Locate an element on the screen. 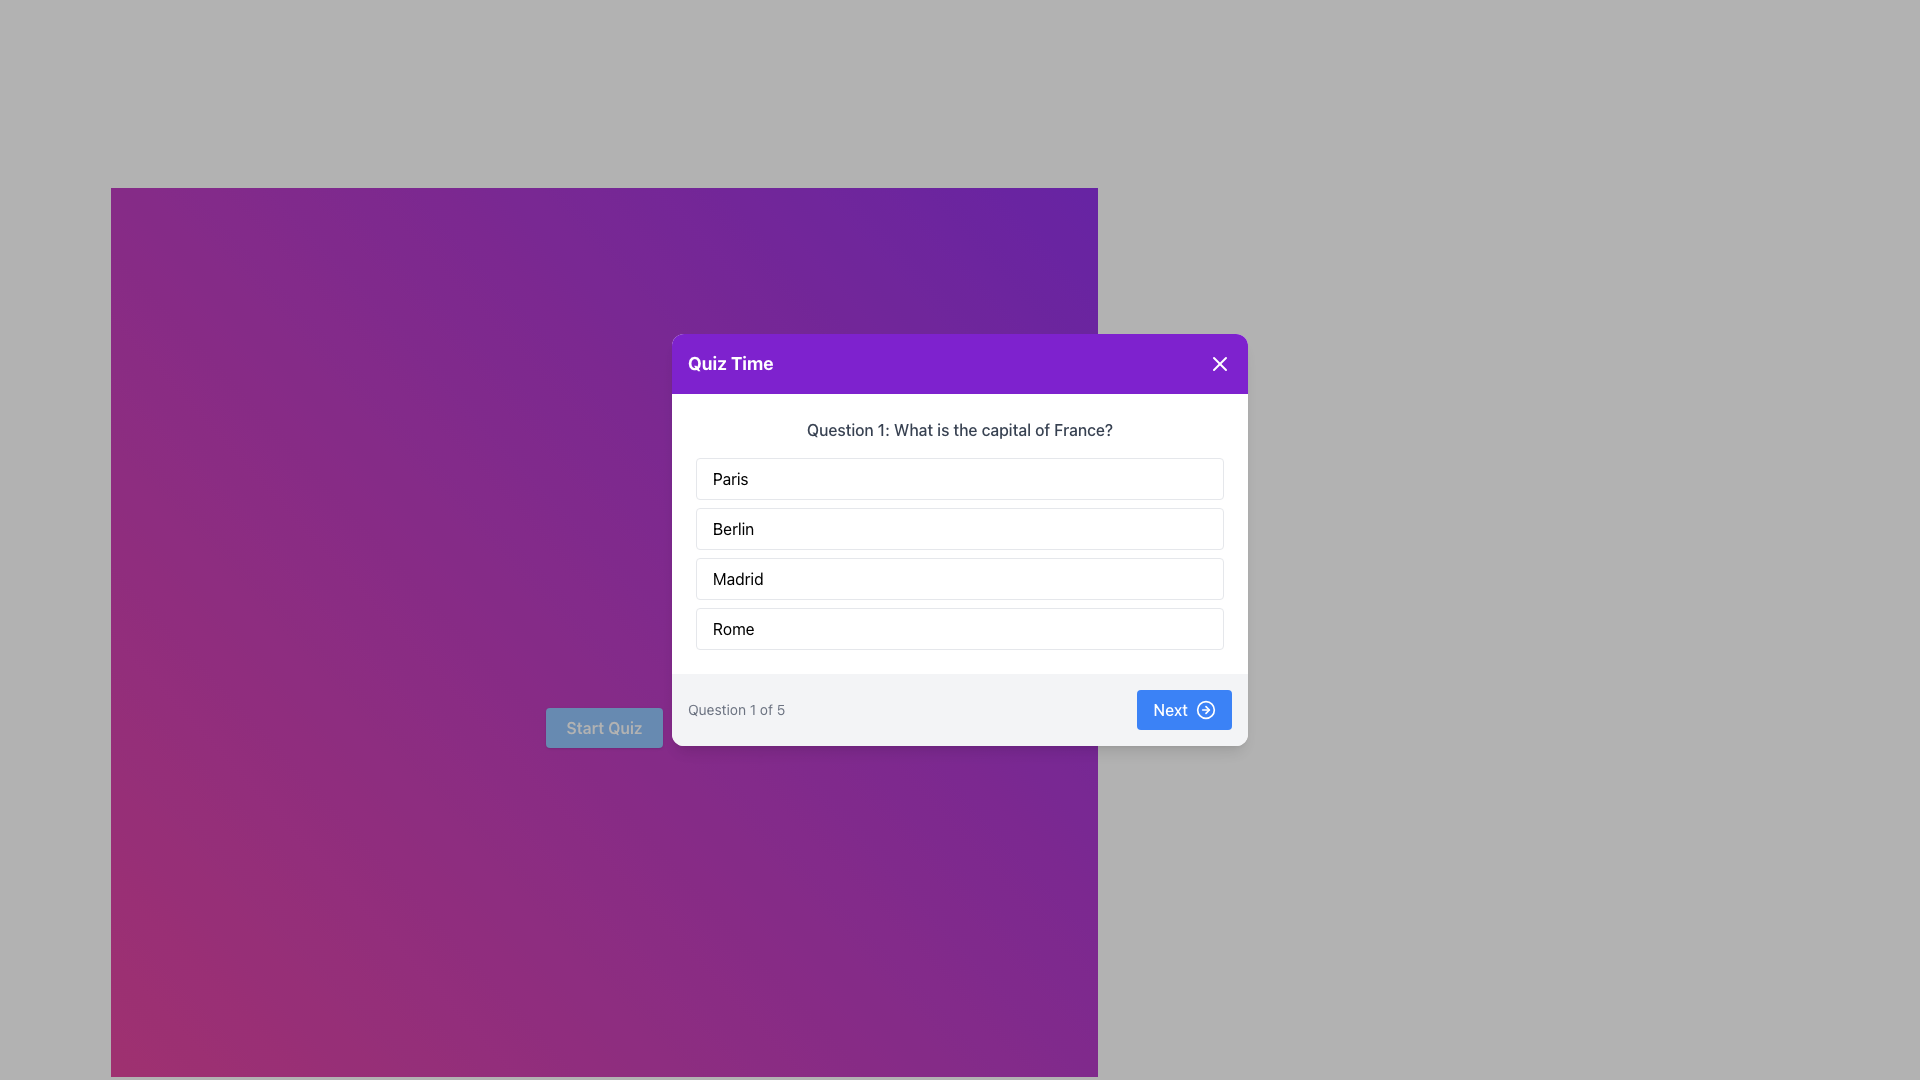  the button labeled 'Paris', which is the first in a vertical group of four buttons is located at coordinates (960, 478).